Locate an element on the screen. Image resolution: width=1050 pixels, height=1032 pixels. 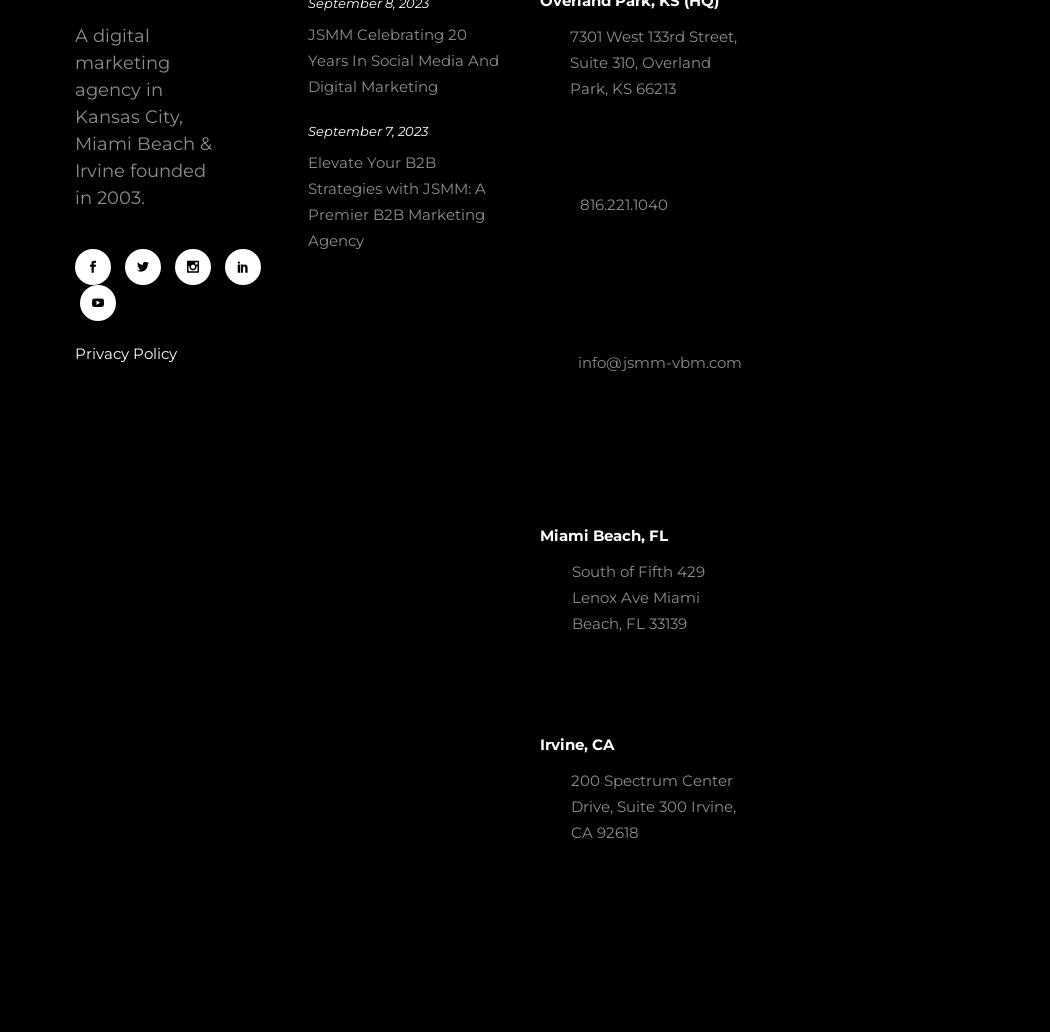
'South of Fifth 429 Lenox Ave Miami Beach, FL 33139' is located at coordinates (638, 597).